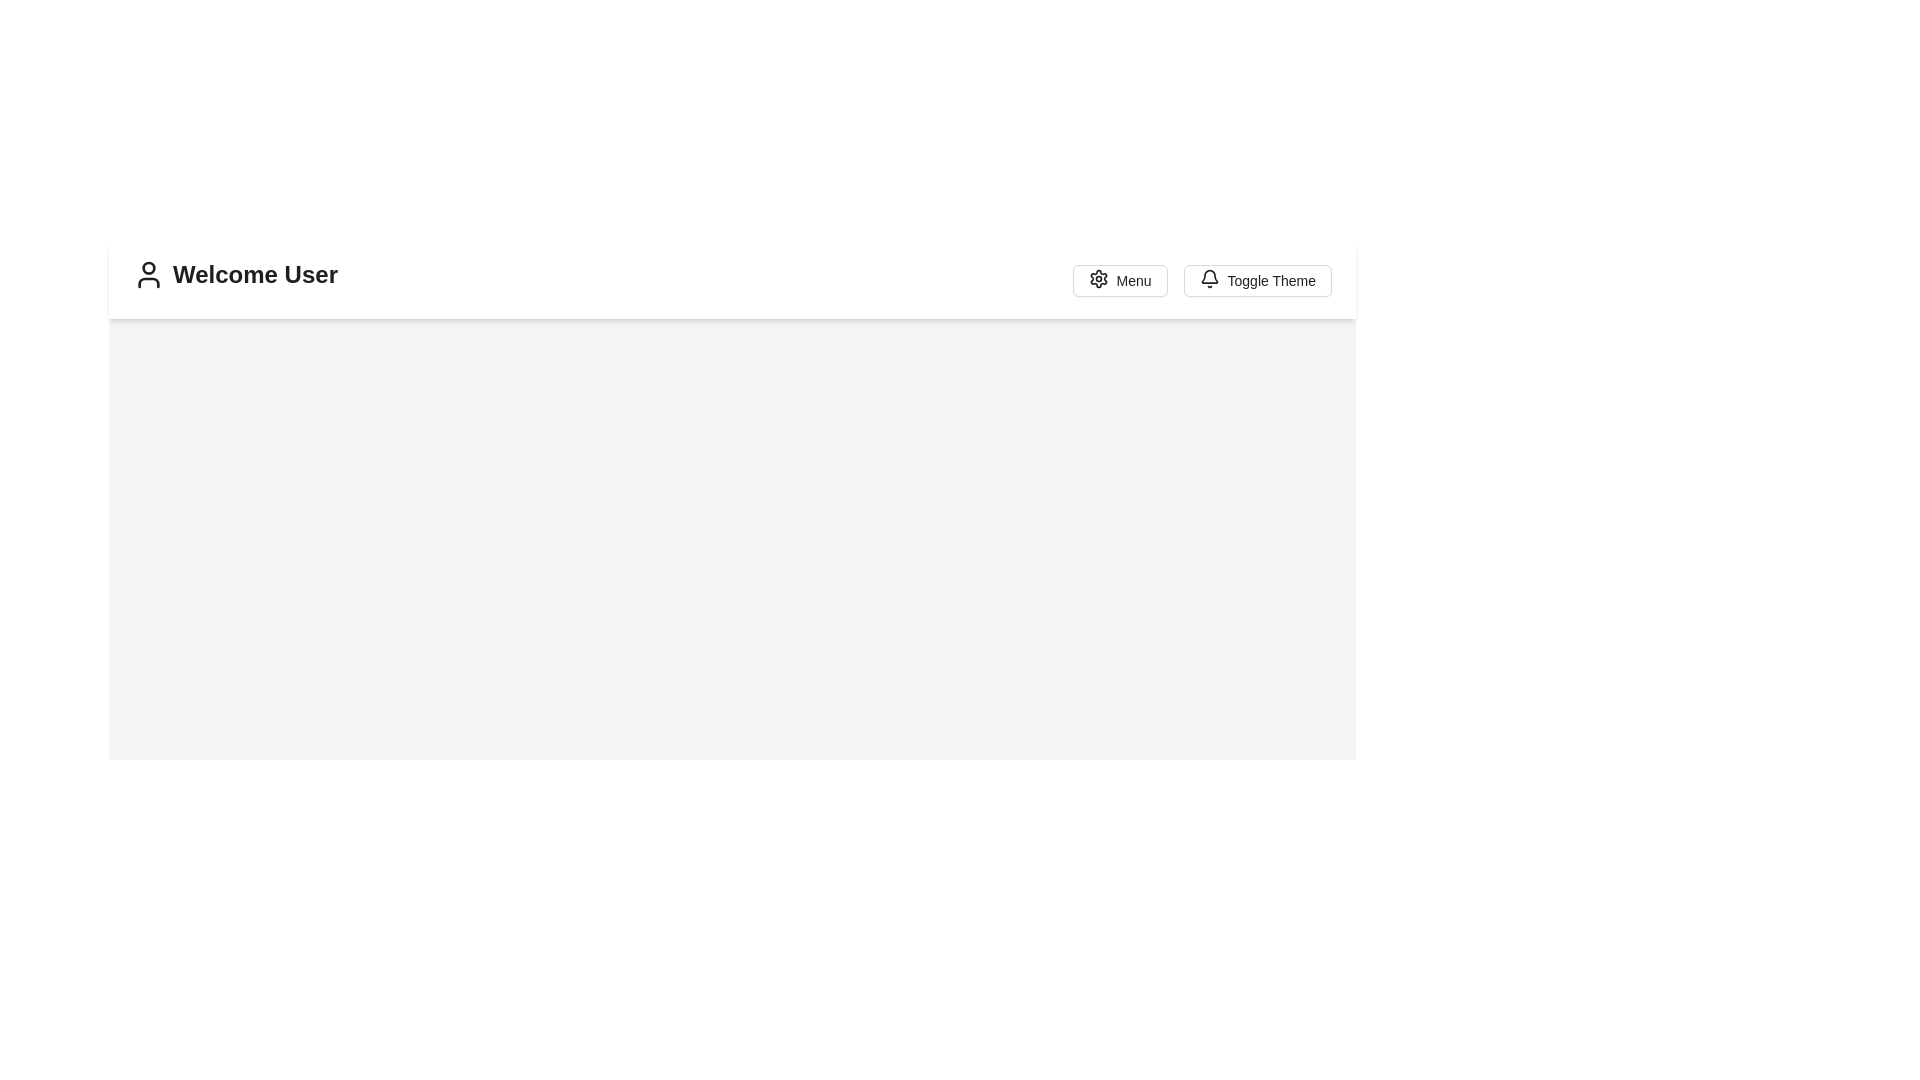 The height and width of the screenshot is (1080, 1920). Describe the element at coordinates (1133, 281) in the screenshot. I see `the 'Menu' text label within the button that also contains graphical elements such as a settings cogwheel` at that location.